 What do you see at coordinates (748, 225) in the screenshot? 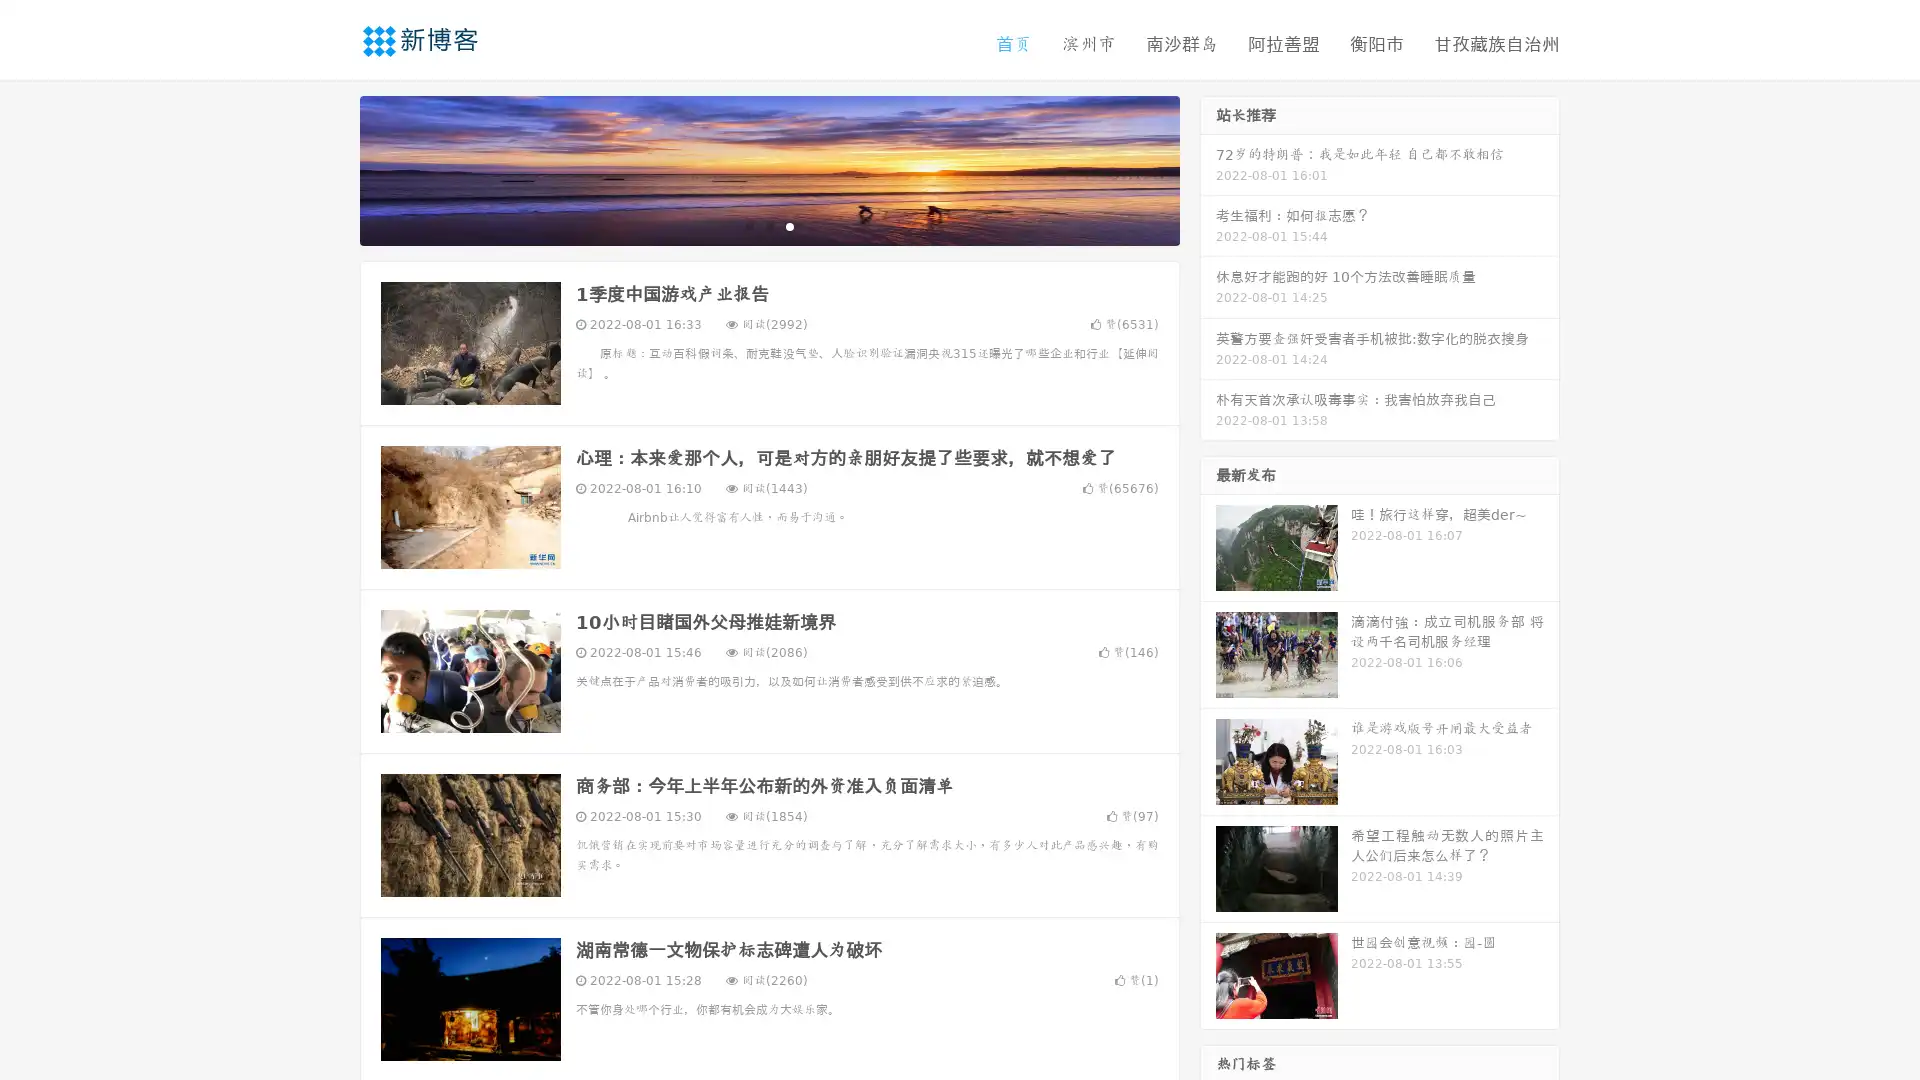
I see `Go to slide 1` at bounding box center [748, 225].